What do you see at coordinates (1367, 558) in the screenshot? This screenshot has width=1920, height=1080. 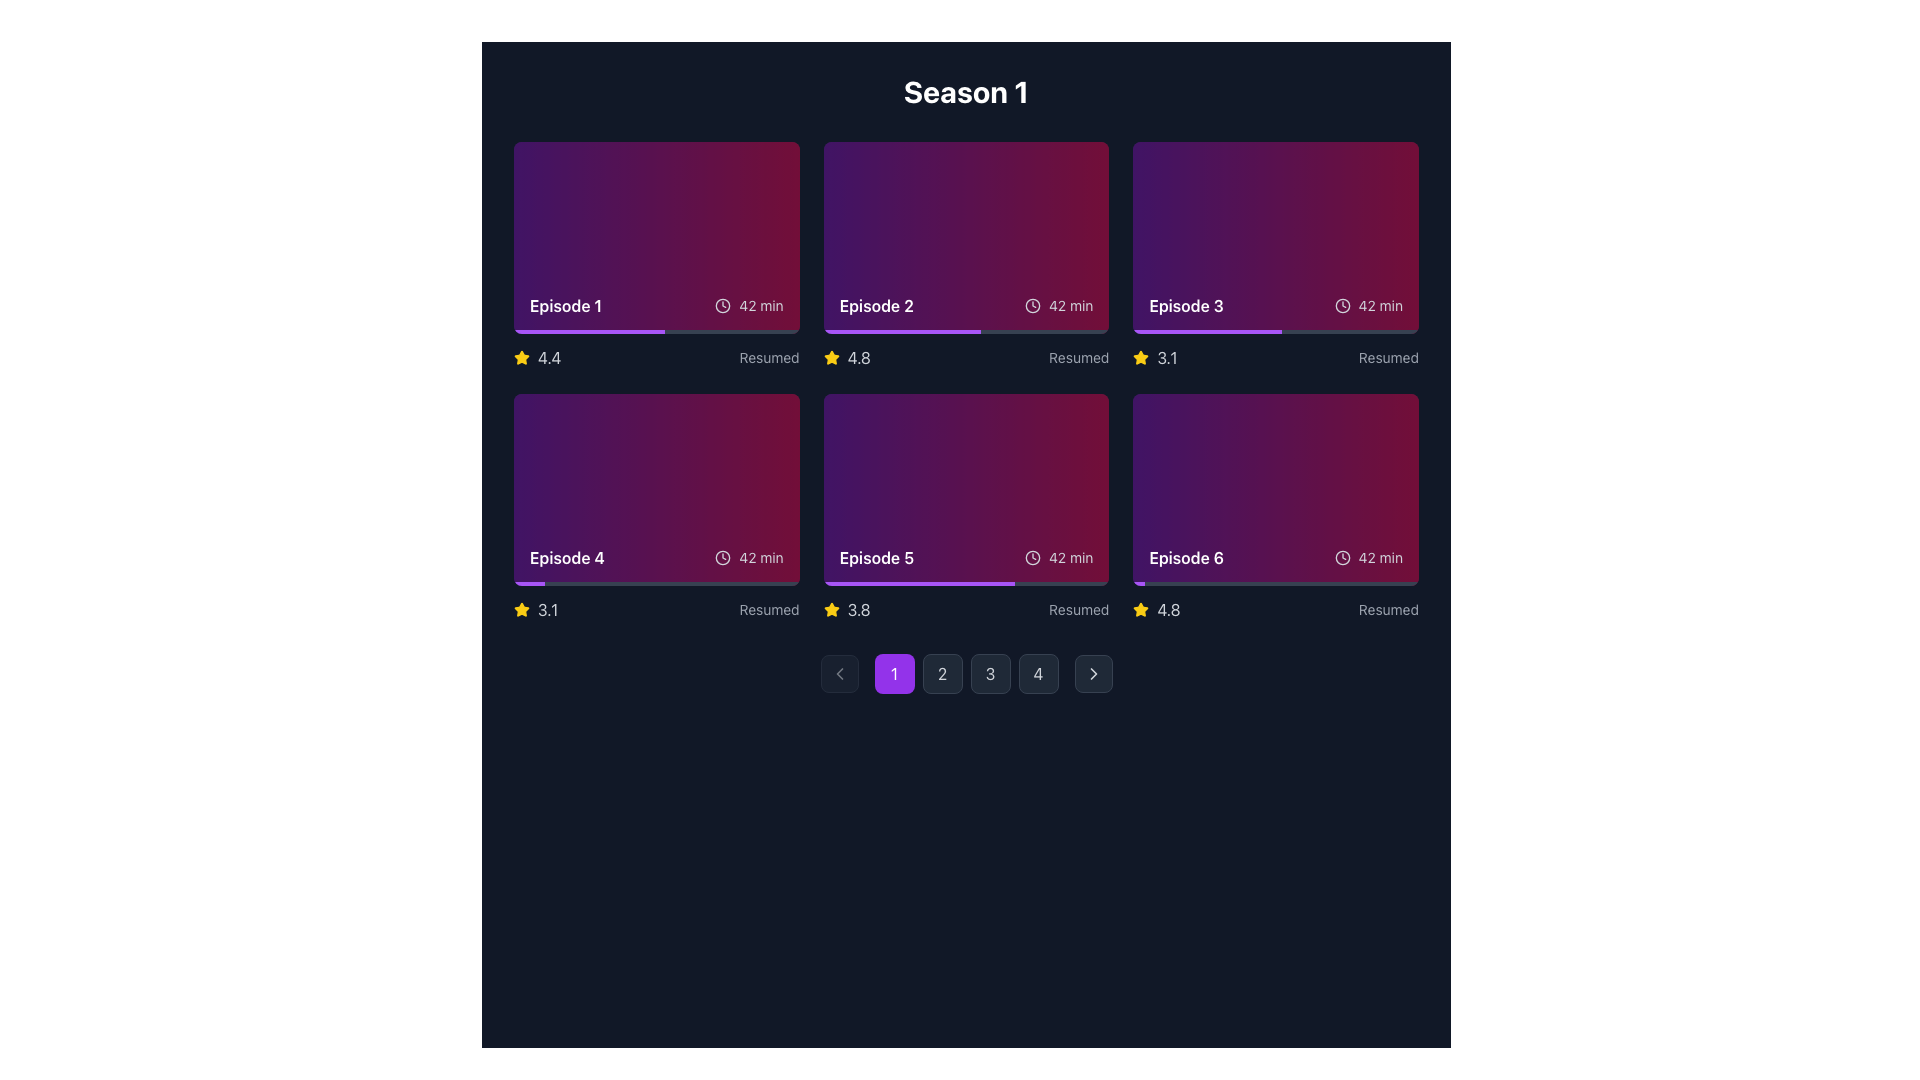 I see `the label with an icon indicating the duration of the episode located in the bottom-right corner of the card labeled 'Episode 6'` at bounding box center [1367, 558].